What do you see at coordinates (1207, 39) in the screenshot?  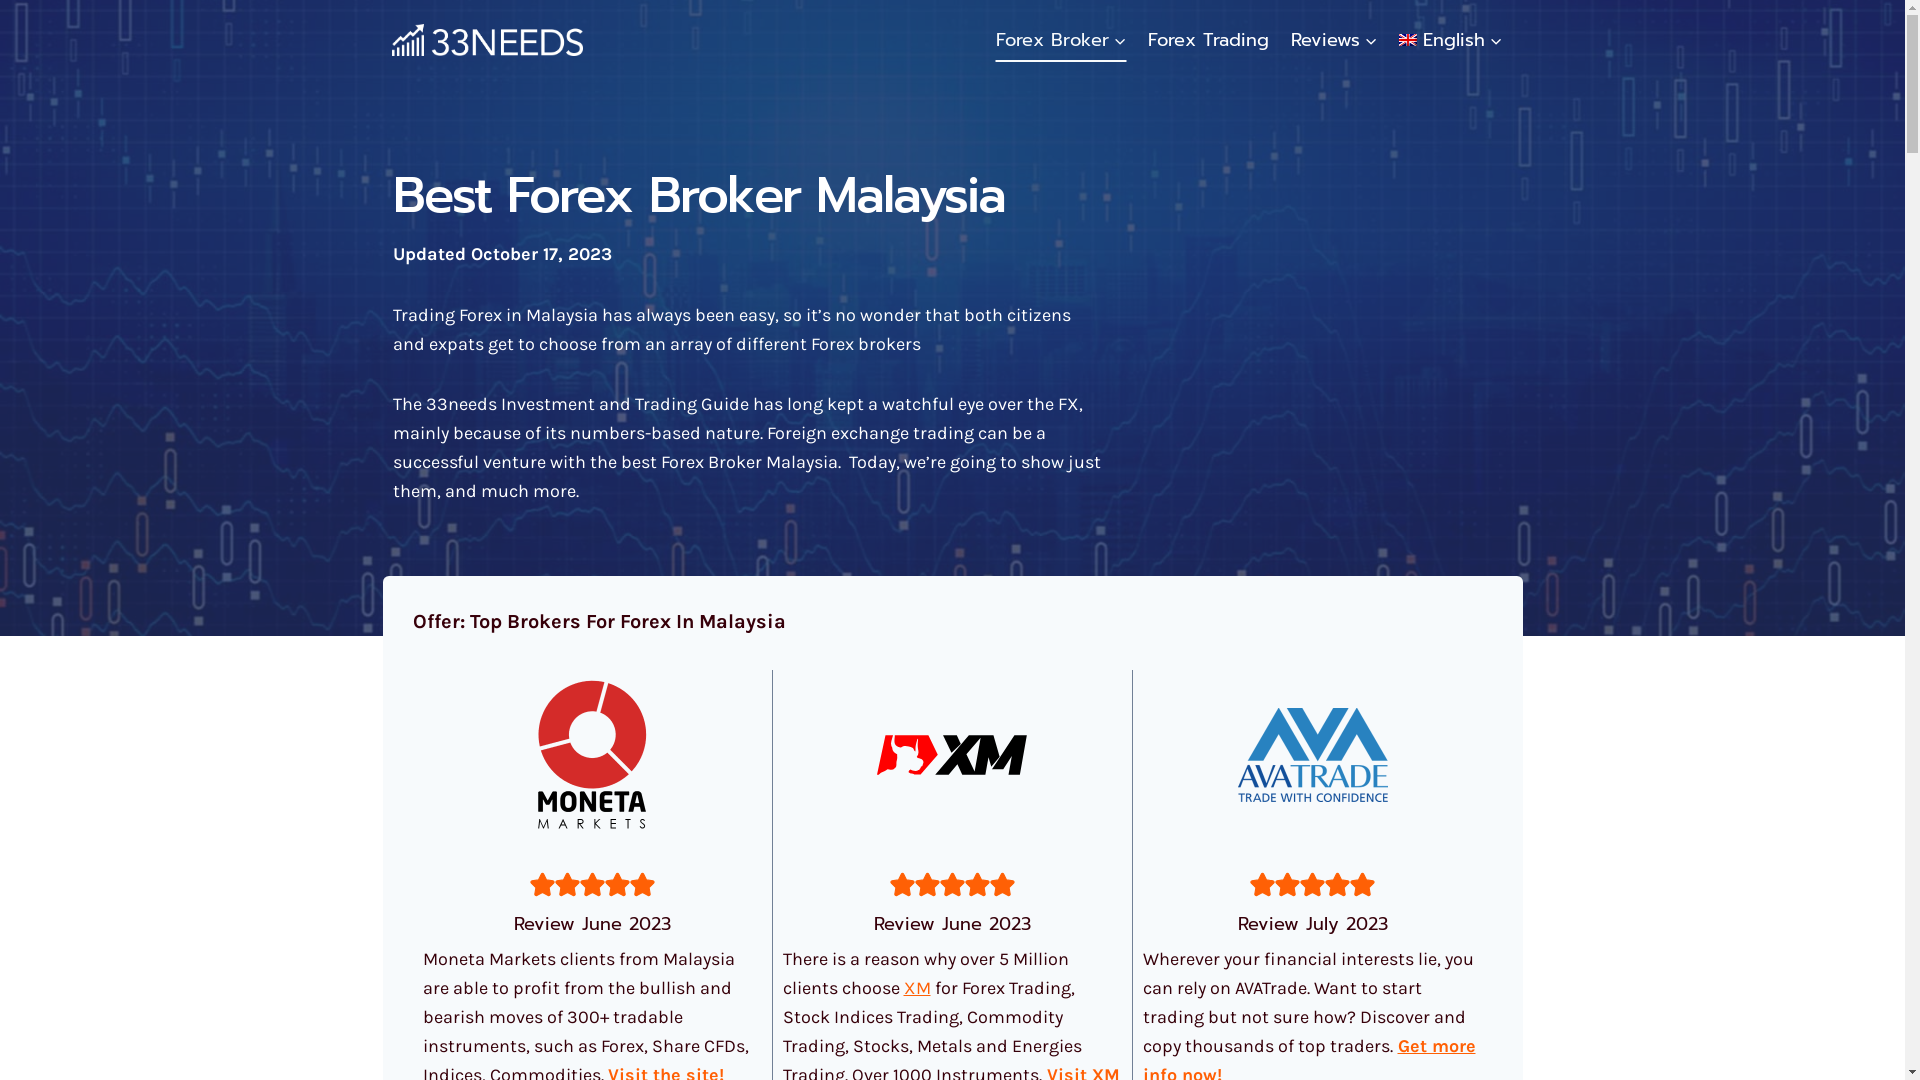 I see `'Forex Trading'` at bounding box center [1207, 39].